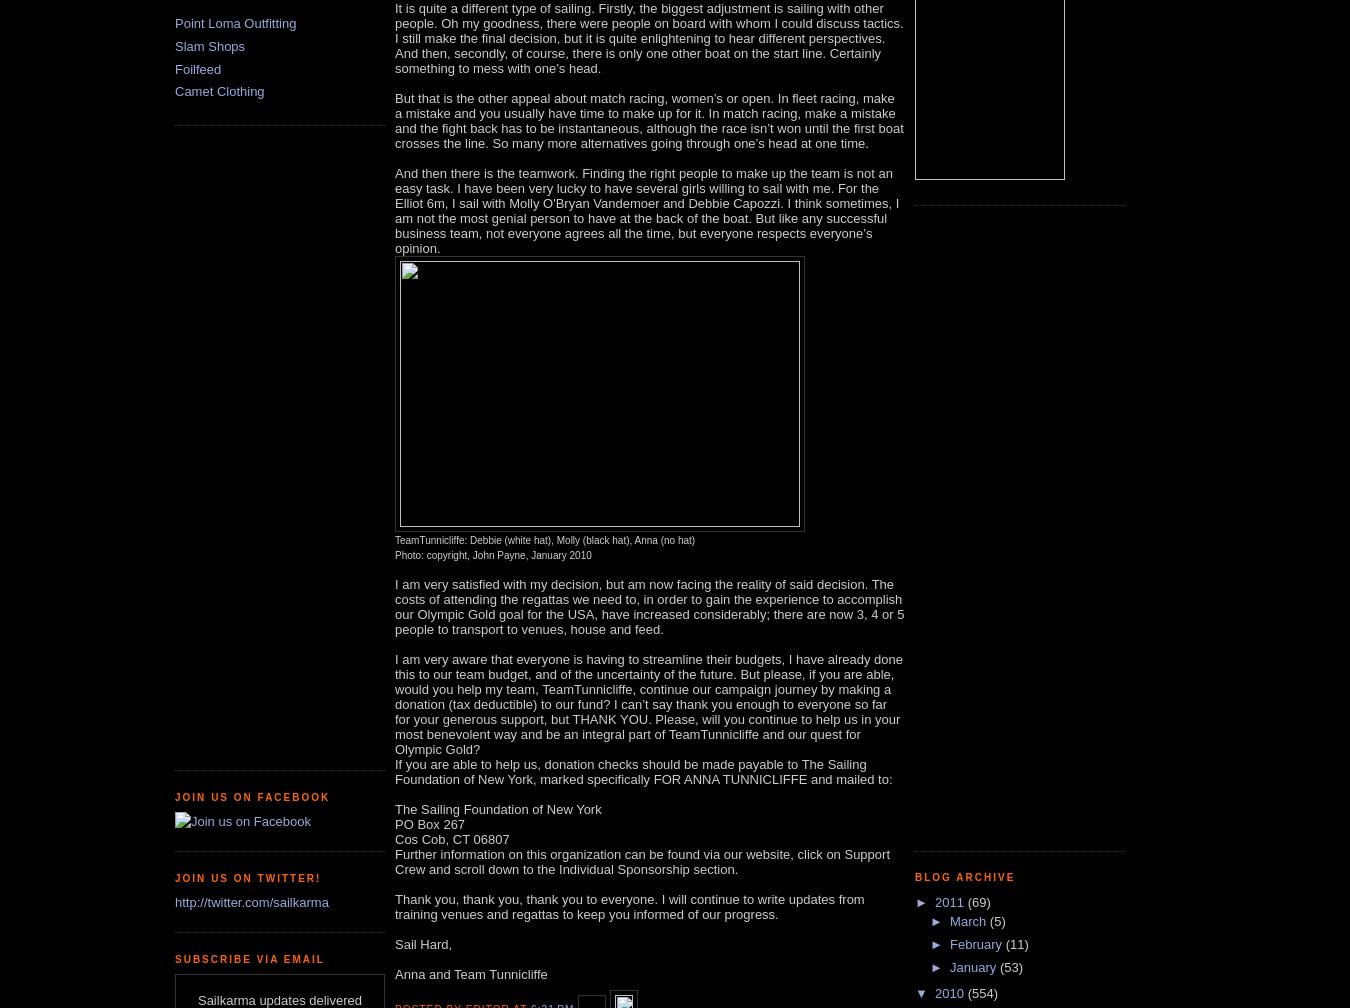 Image resolution: width=1350 pixels, height=1008 pixels. What do you see at coordinates (963, 877) in the screenshot?
I see `'Blog Archive'` at bounding box center [963, 877].